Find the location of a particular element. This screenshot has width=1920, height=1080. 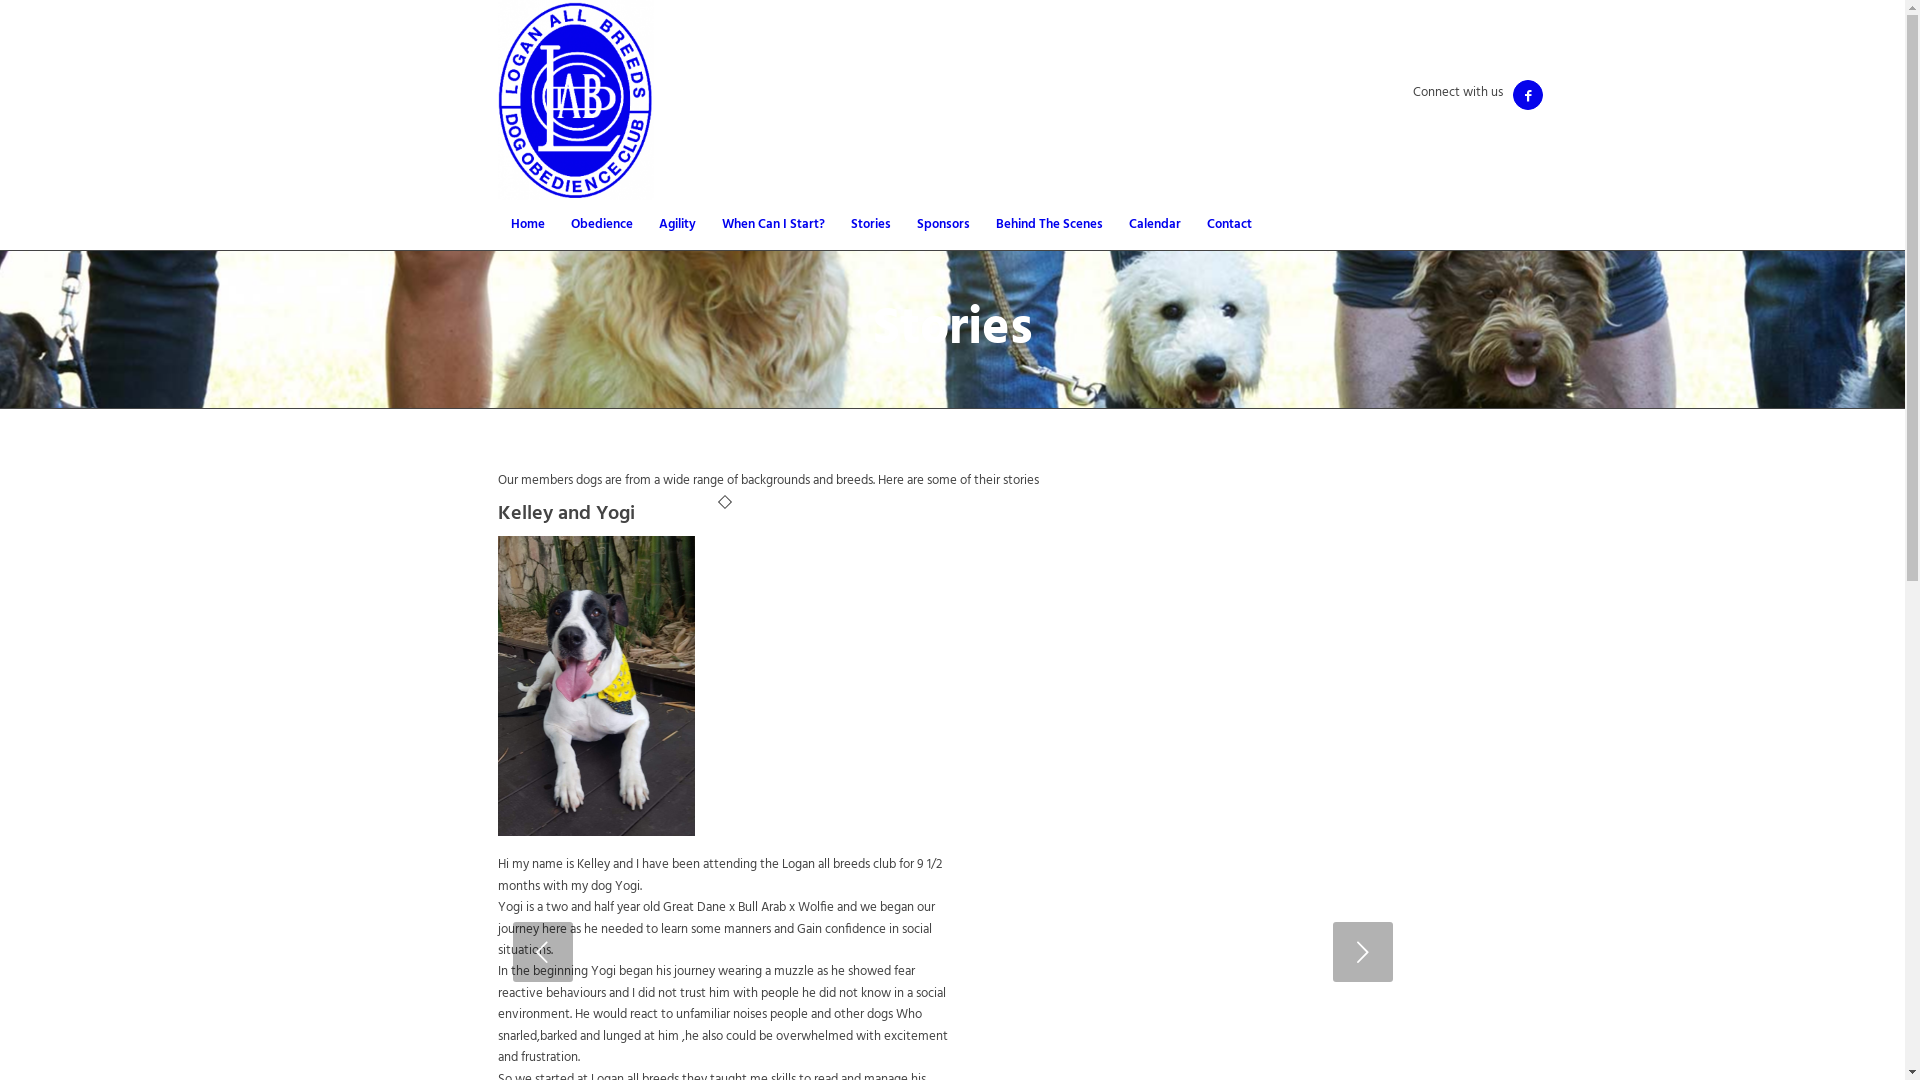

'Agility' is located at coordinates (646, 224).